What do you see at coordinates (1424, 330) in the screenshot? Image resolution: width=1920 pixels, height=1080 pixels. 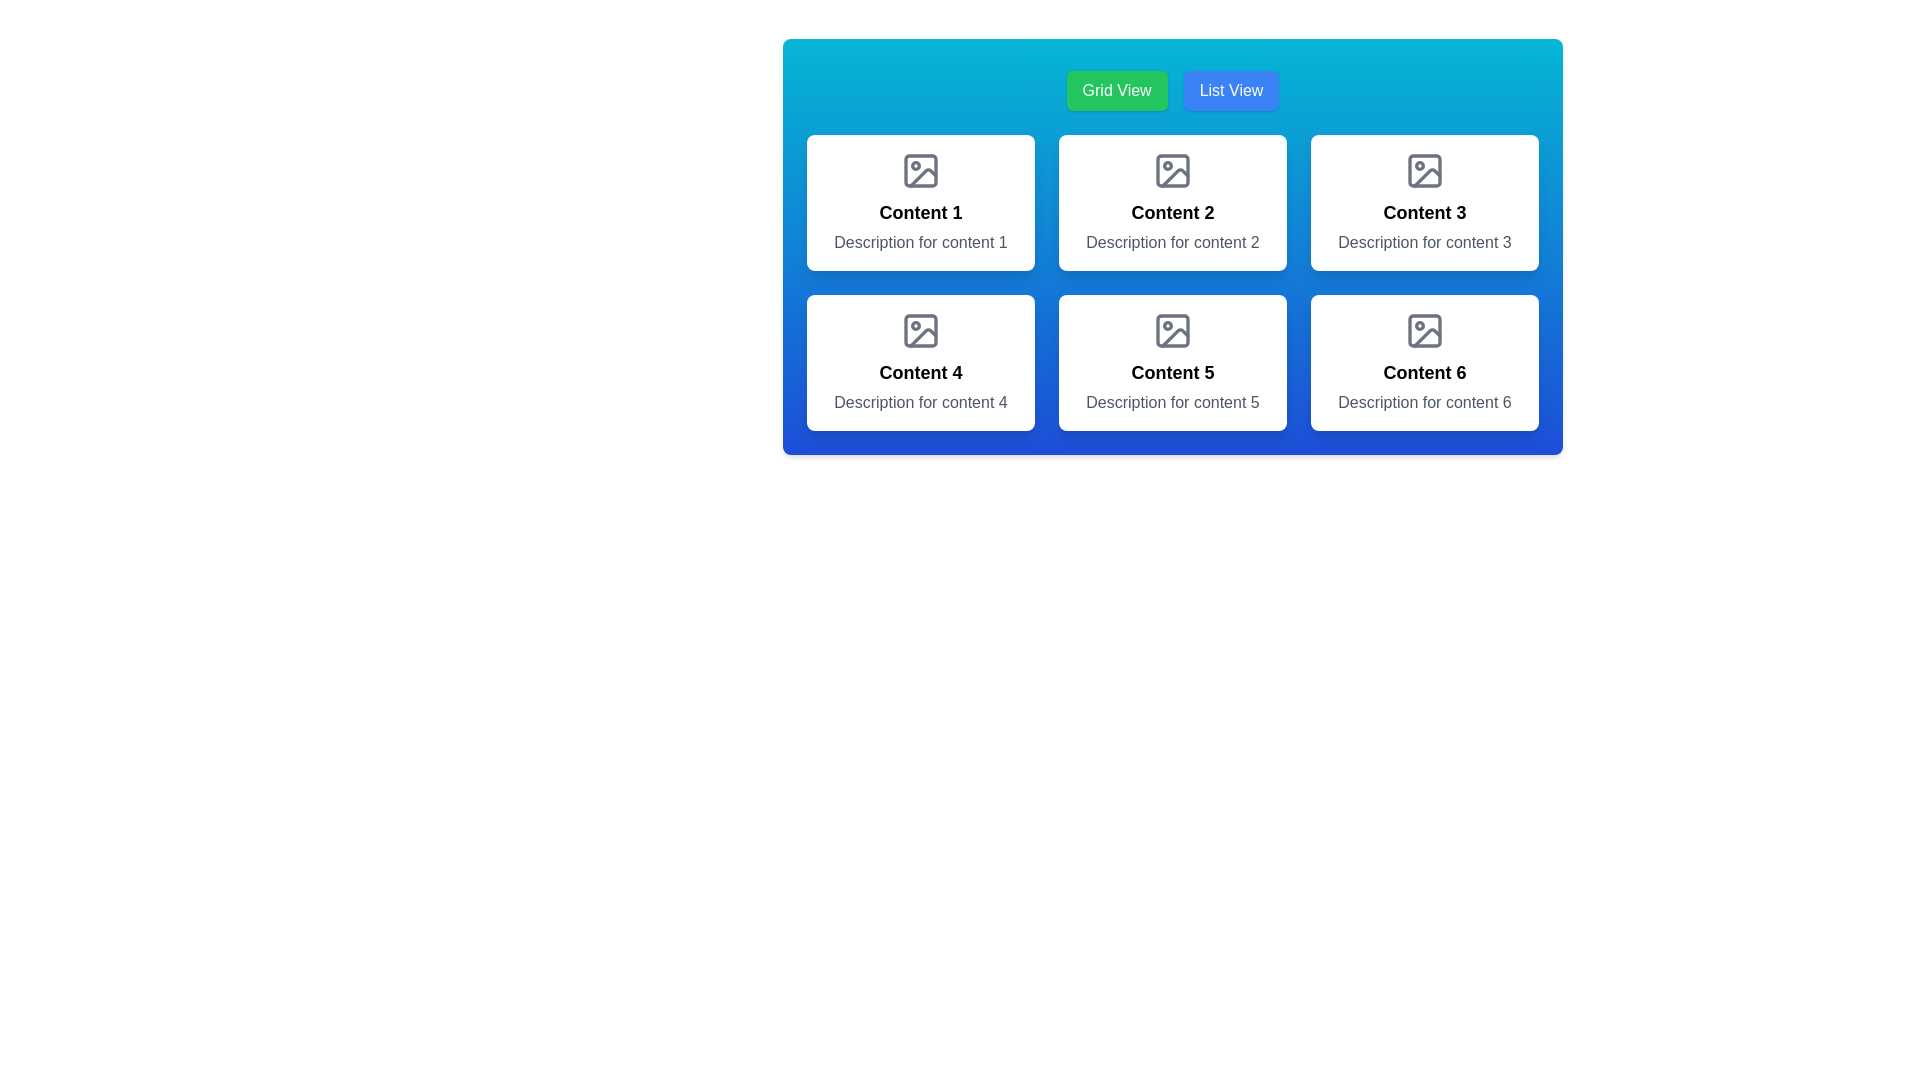 I see `the graphical icon that depicts an image placeholder, which is styled with a rounded rectangle, a circular dot, and a diagonal line, located at the top center of the 'Content 6' card` at bounding box center [1424, 330].